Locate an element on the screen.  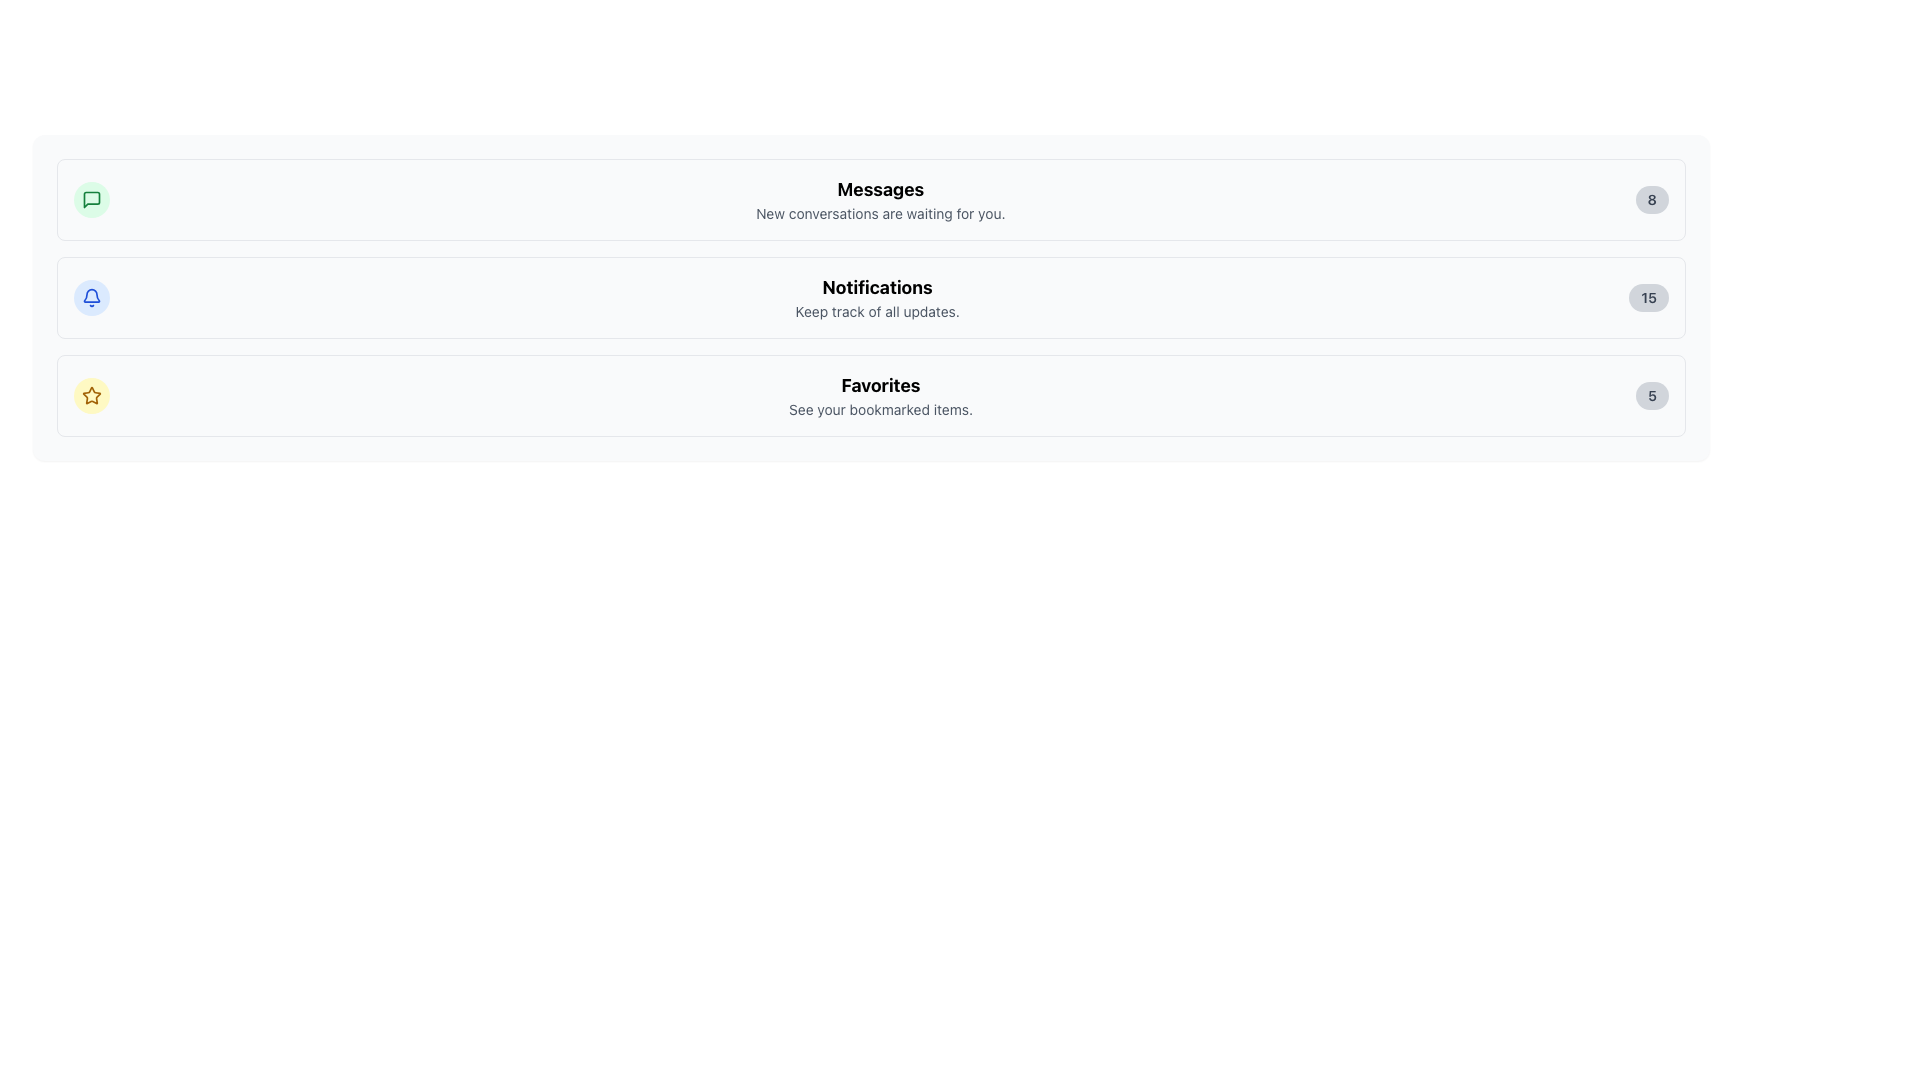
the green speech bubble icon located at the top of the column of icons is located at coordinates (90, 200).